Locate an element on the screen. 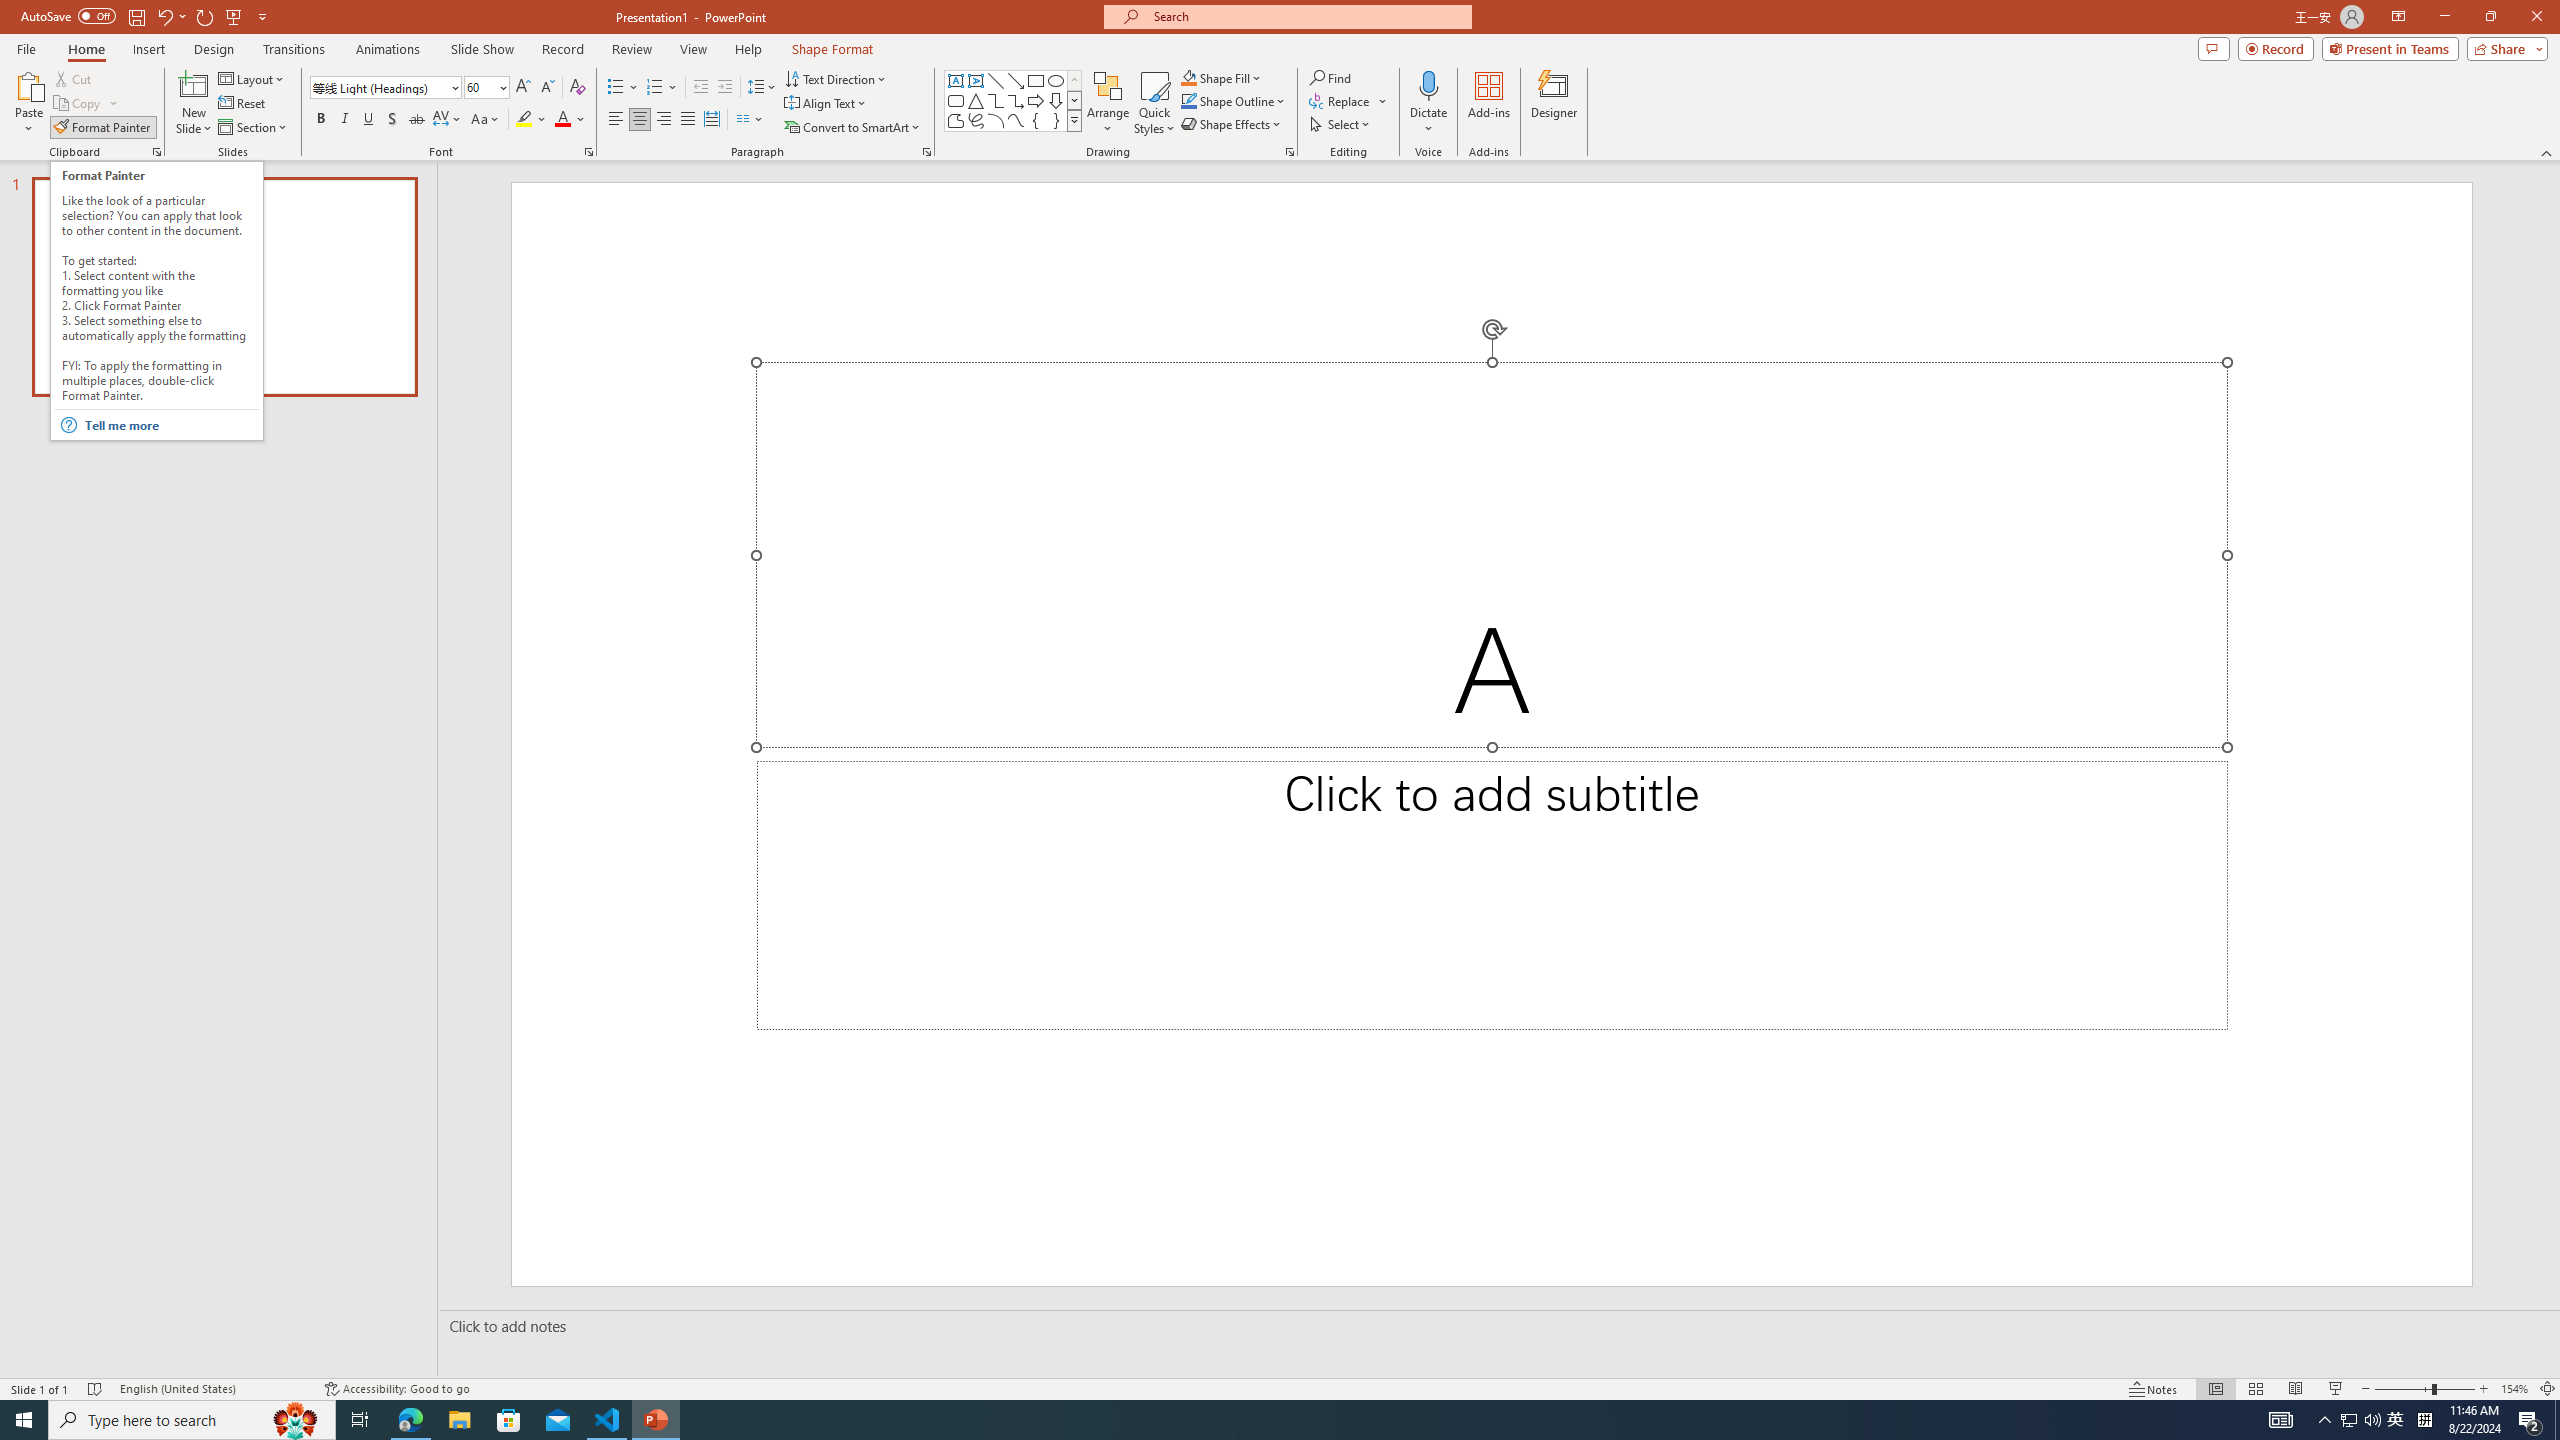 The image size is (2560, 1440). 'Zoom 154%' is located at coordinates (2515, 1389).